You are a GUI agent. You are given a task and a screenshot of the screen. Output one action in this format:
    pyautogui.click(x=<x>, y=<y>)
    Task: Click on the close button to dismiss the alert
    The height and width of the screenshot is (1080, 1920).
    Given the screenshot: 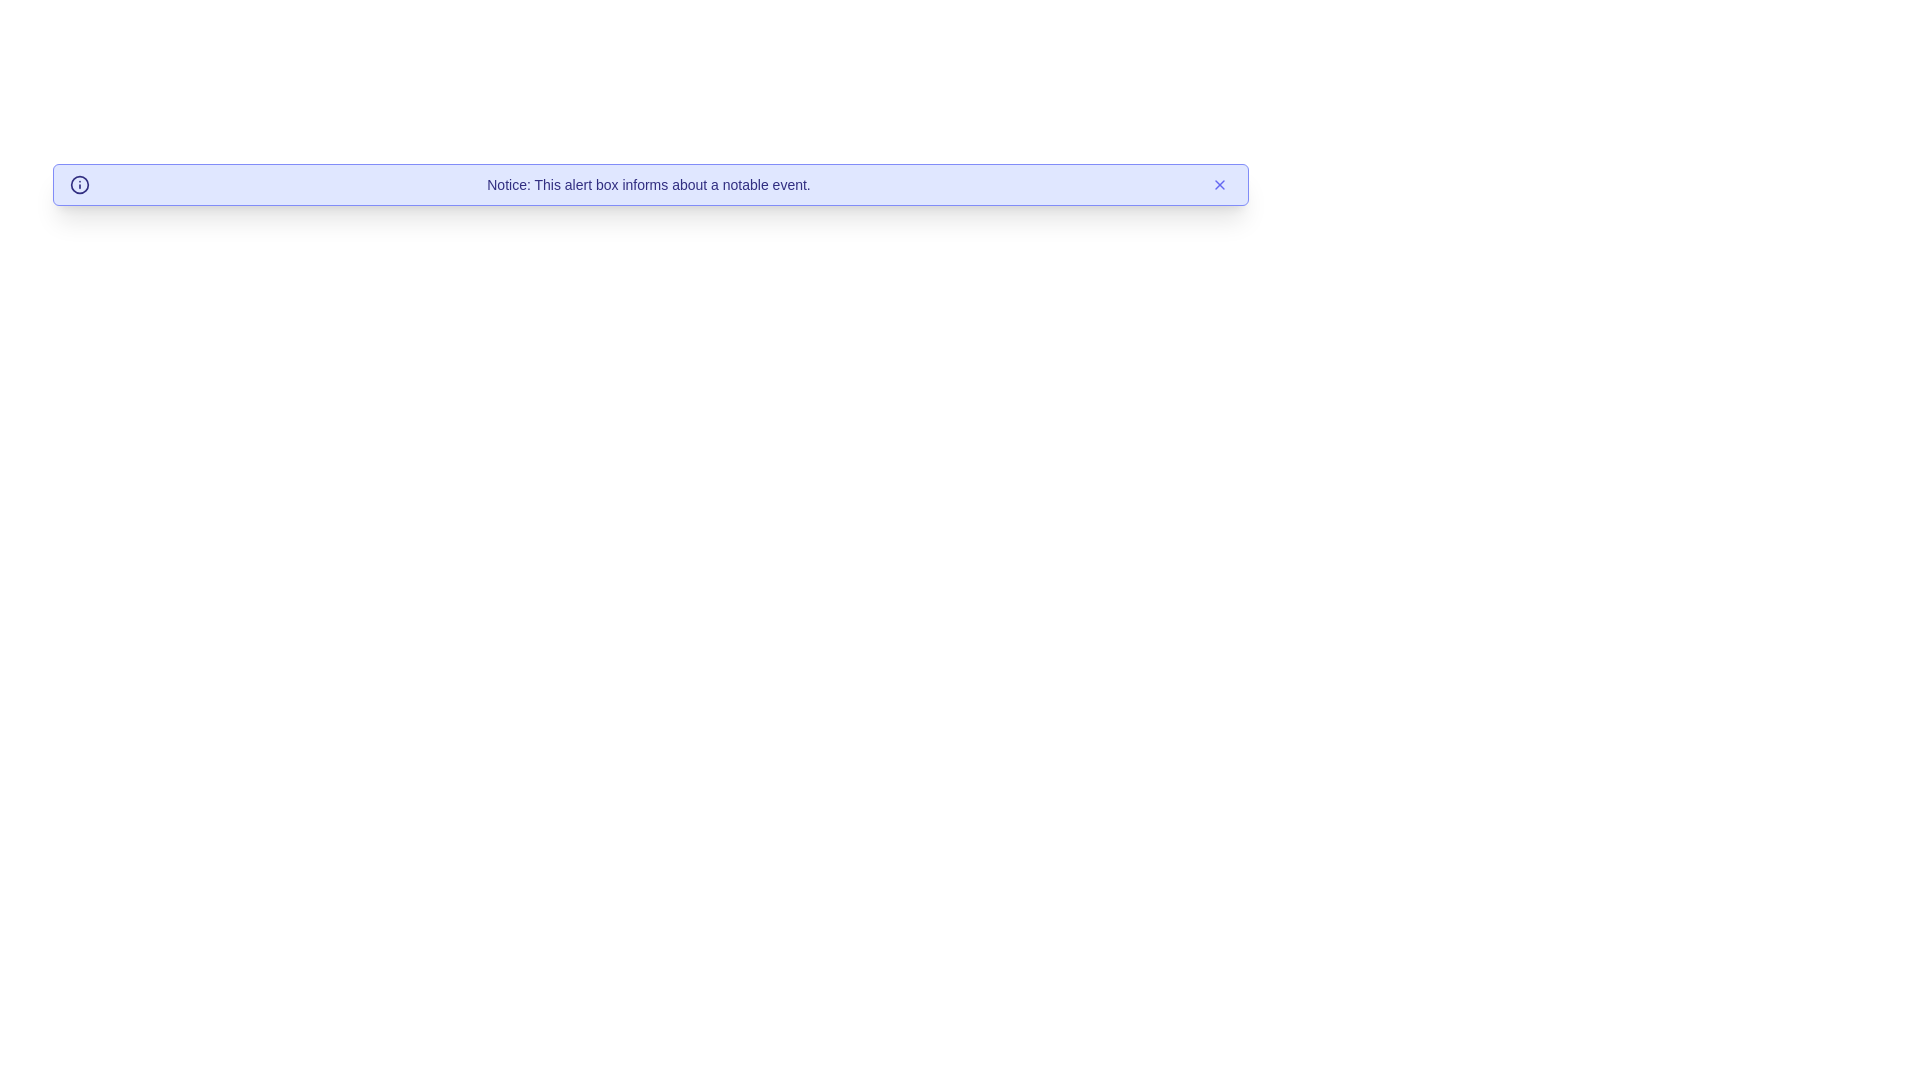 What is the action you would take?
    pyautogui.click(x=1218, y=185)
    